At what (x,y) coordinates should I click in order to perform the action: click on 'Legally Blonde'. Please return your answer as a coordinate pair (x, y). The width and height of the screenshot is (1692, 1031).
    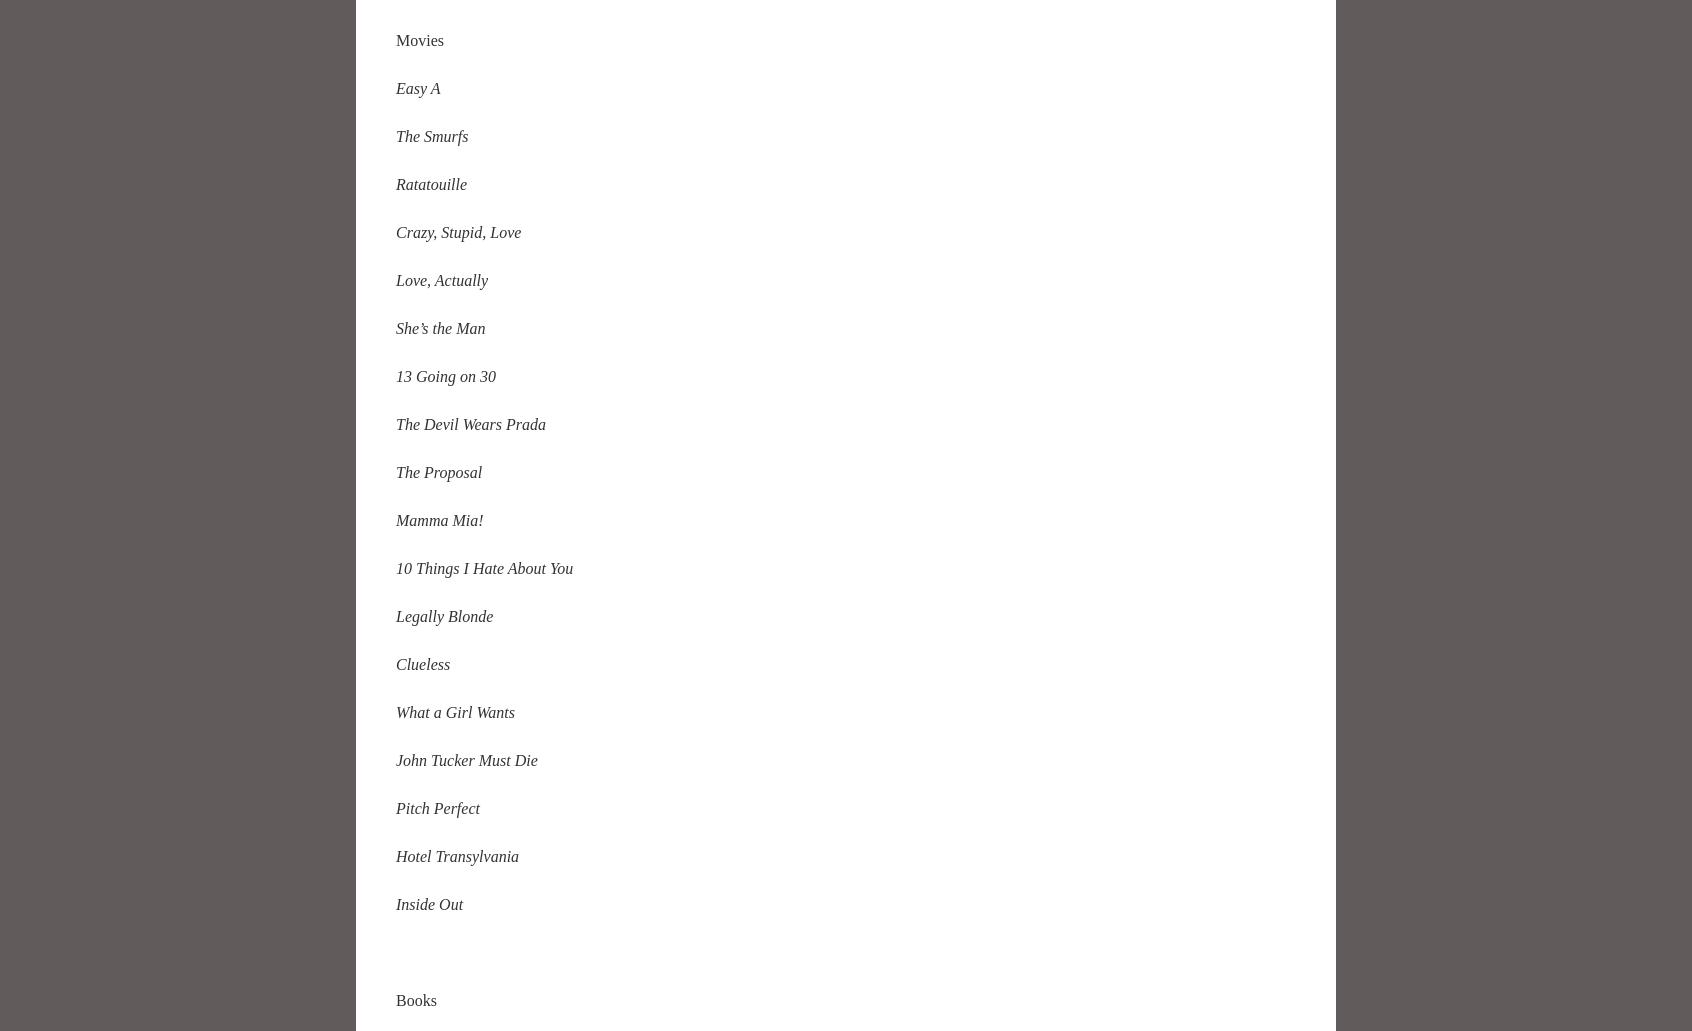
    Looking at the image, I should click on (443, 614).